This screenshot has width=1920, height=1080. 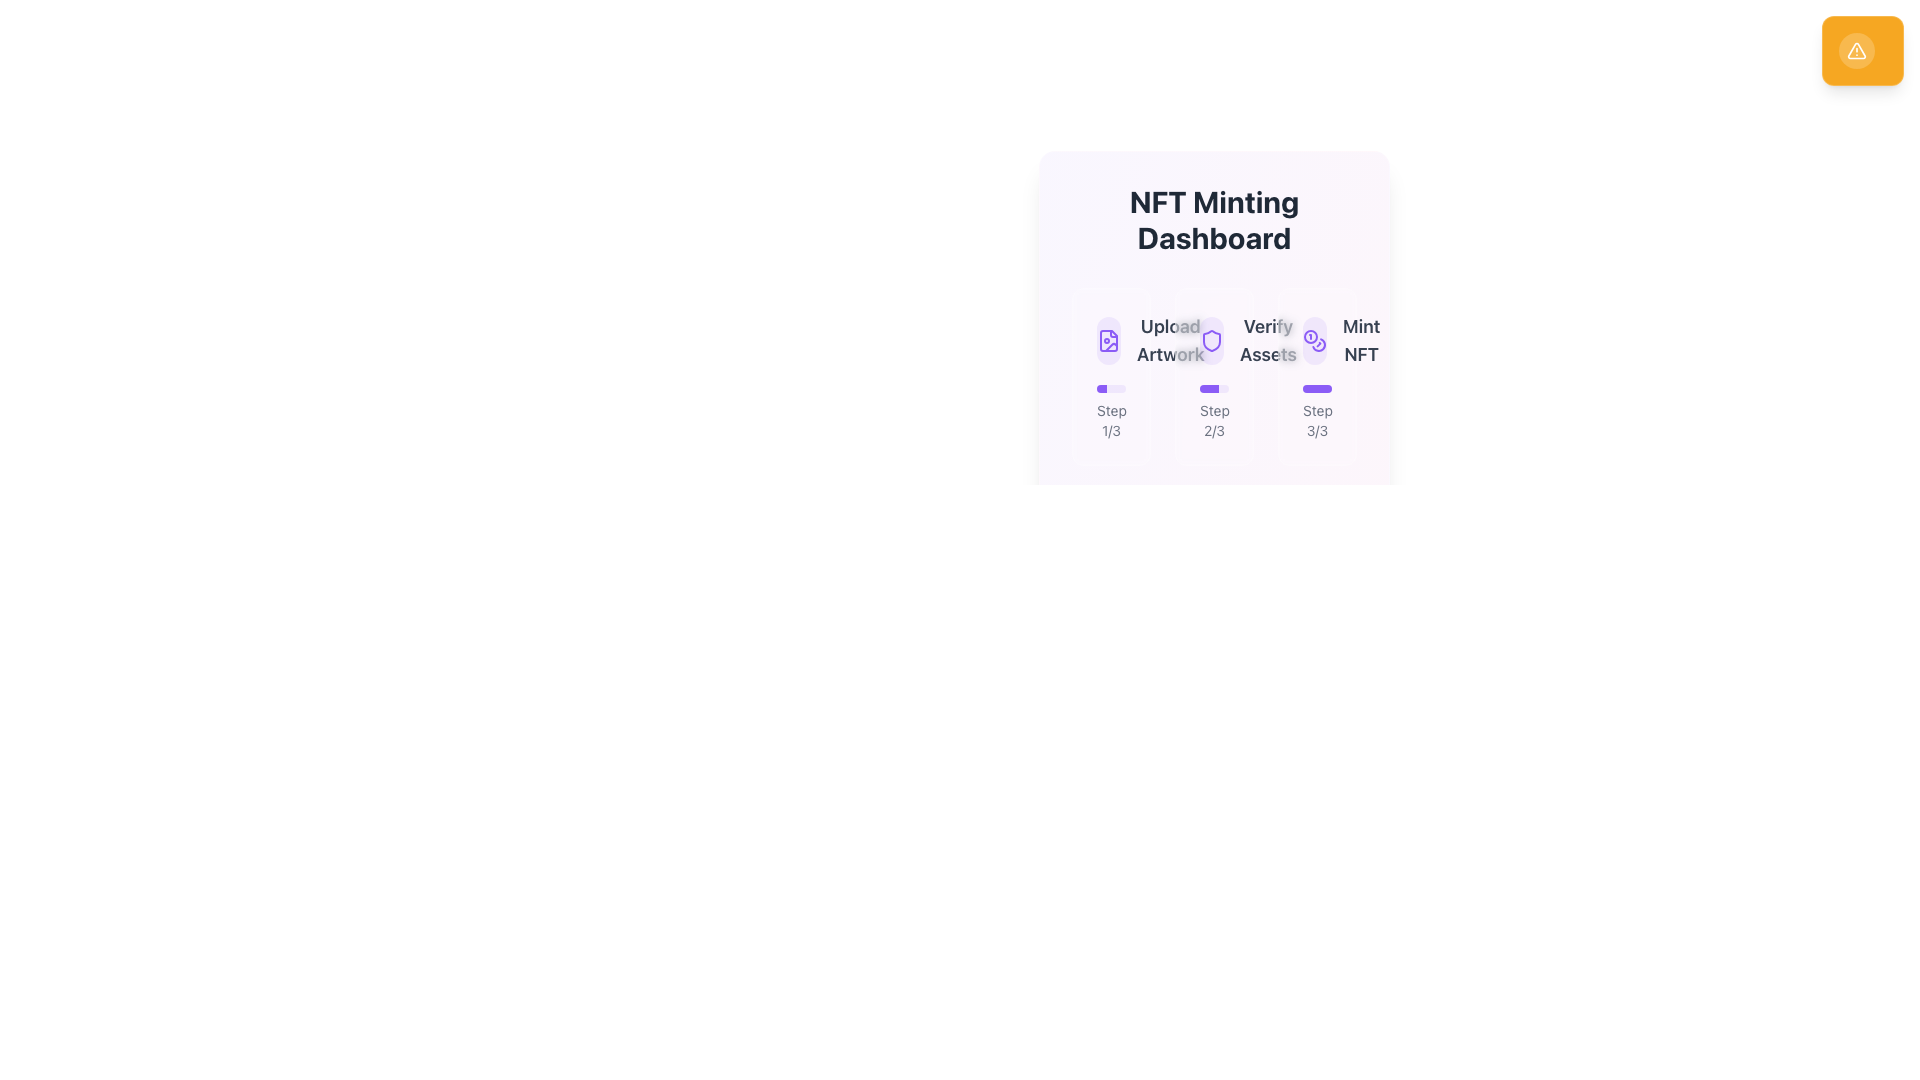 What do you see at coordinates (1107, 339) in the screenshot?
I see `the leftmost rectangular icon resembling a page with a folded corner, styled in violet, located beneath the 'Upload Artwork' label` at bounding box center [1107, 339].